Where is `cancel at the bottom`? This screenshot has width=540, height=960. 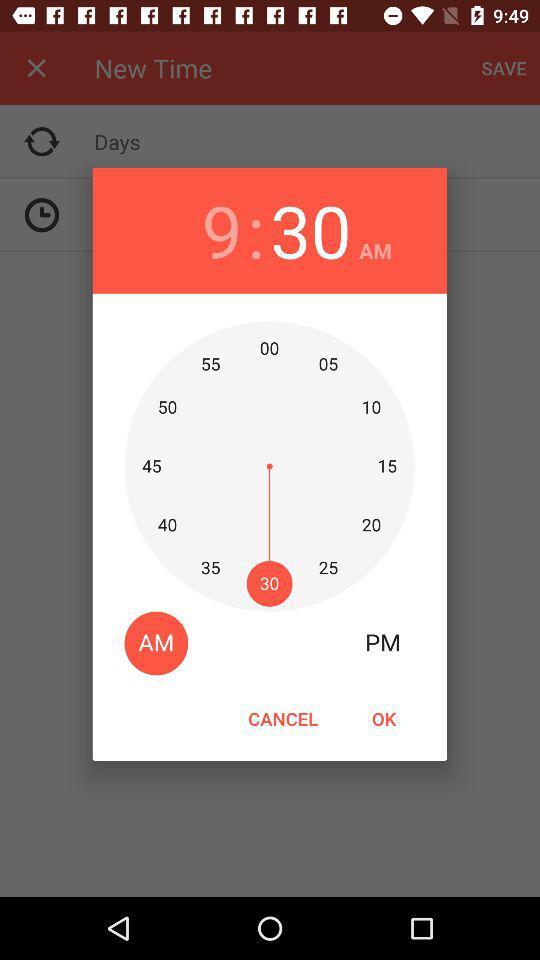 cancel at the bottom is located at coordinates (282, 718).